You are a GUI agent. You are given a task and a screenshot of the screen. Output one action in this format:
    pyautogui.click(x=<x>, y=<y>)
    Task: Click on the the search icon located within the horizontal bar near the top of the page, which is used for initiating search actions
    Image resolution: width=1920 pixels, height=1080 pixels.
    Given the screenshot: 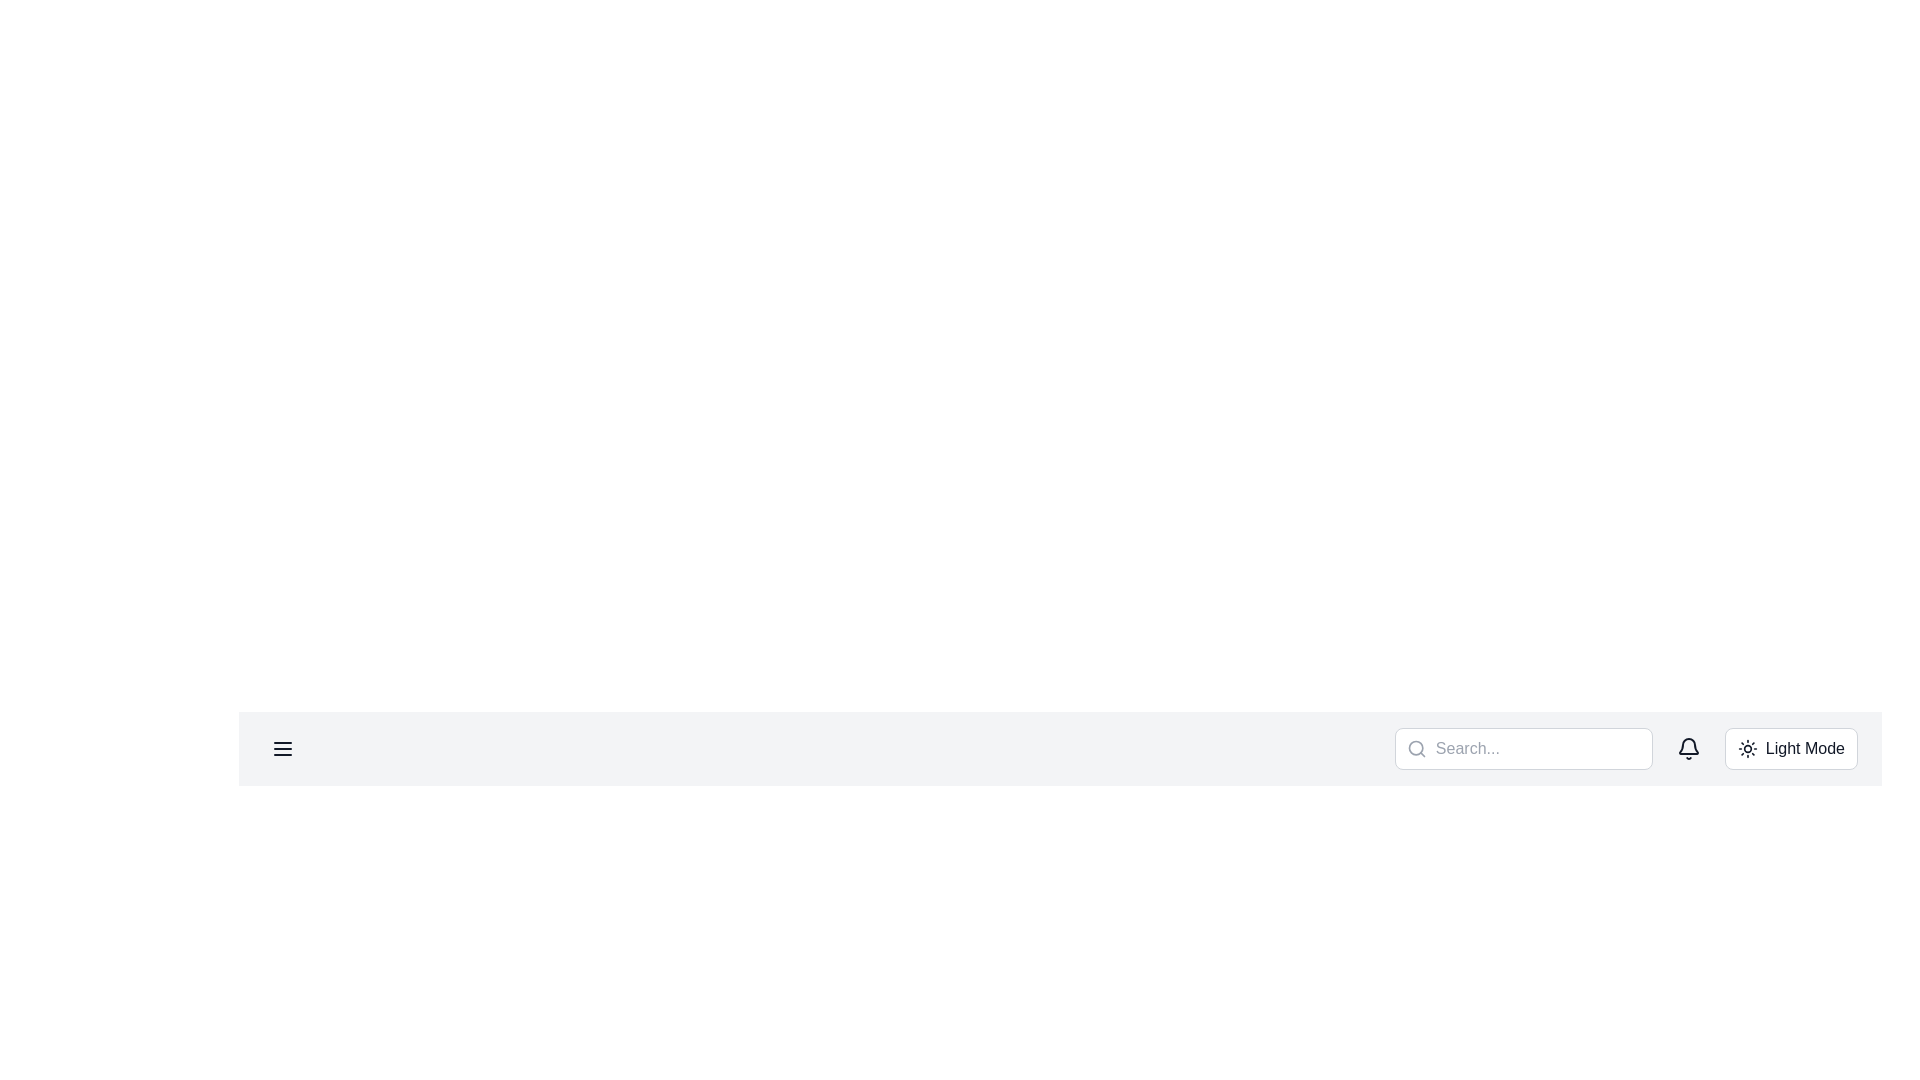 What is the action you would take?
    pyautogui.click(x=1415, y=748)
    